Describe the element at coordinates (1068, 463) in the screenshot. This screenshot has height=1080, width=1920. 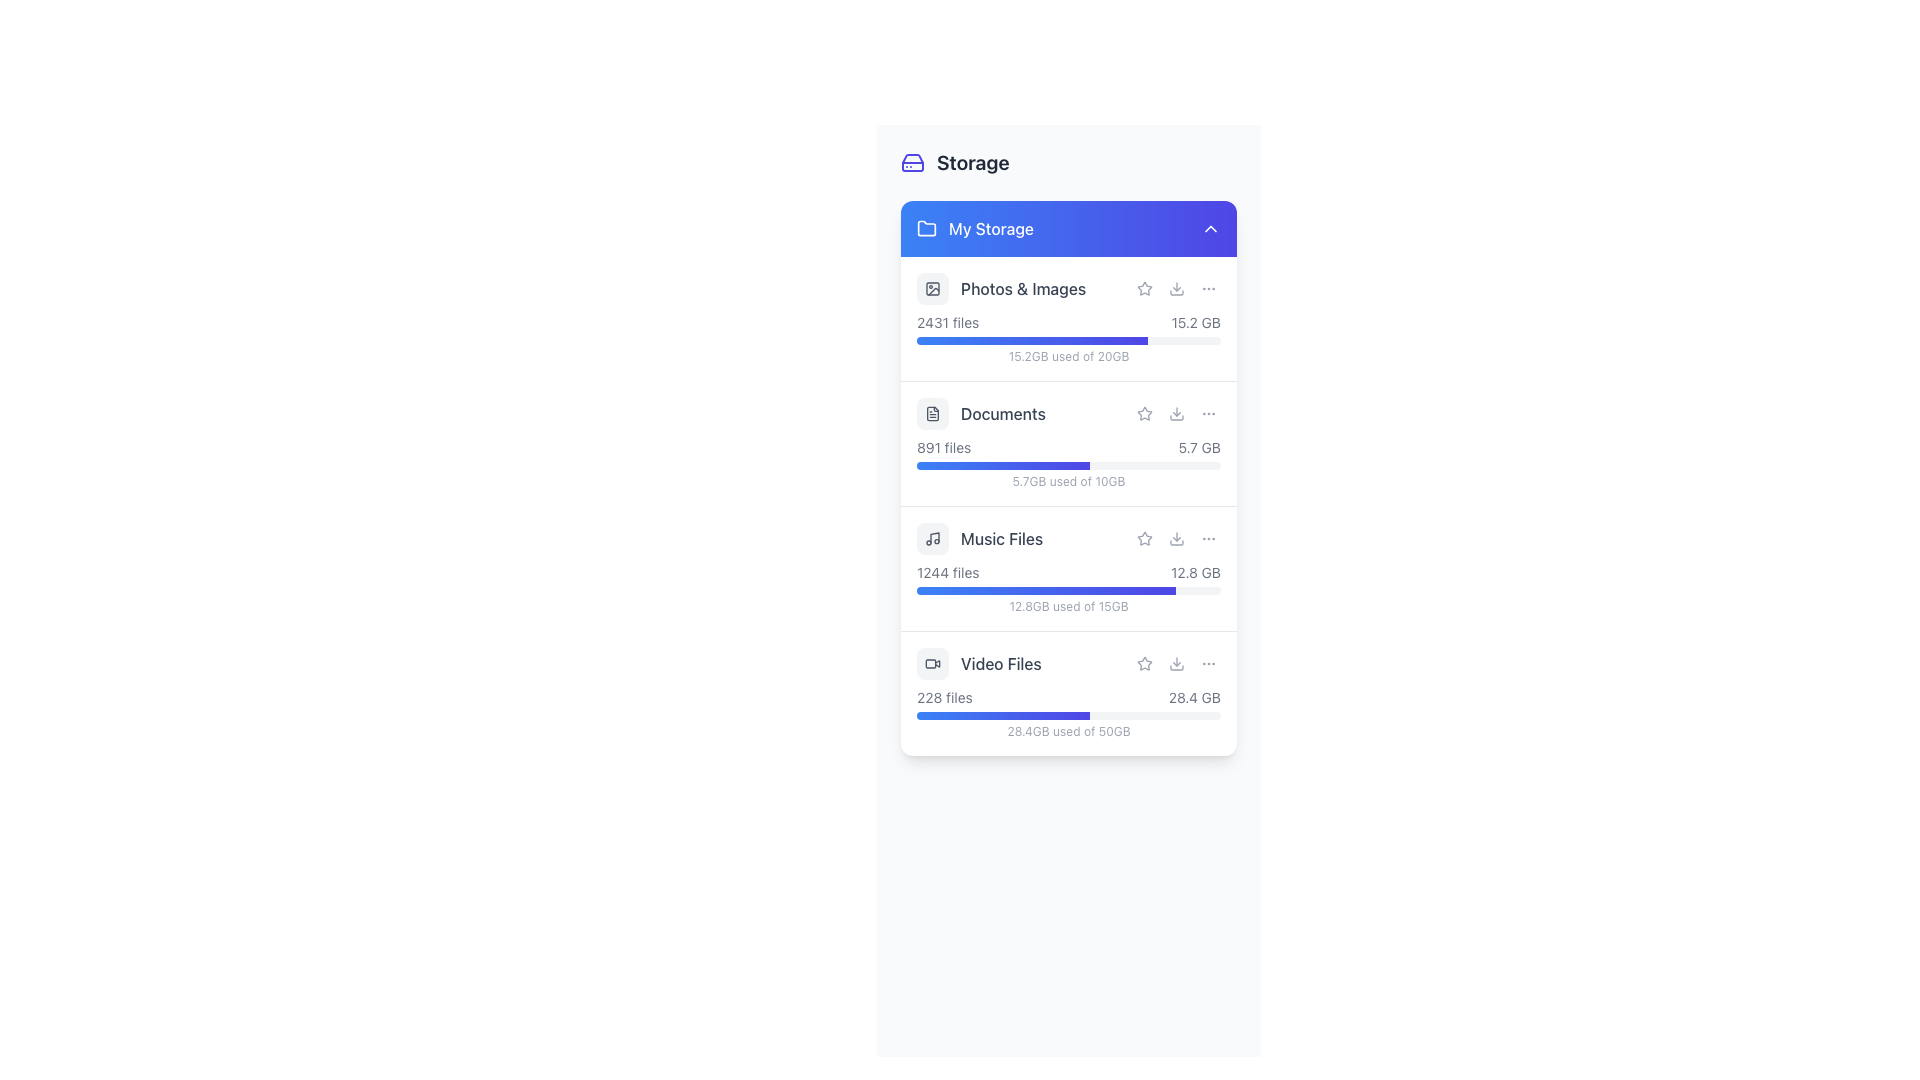
I see `the storage usage section for 'Documents'` at that location.